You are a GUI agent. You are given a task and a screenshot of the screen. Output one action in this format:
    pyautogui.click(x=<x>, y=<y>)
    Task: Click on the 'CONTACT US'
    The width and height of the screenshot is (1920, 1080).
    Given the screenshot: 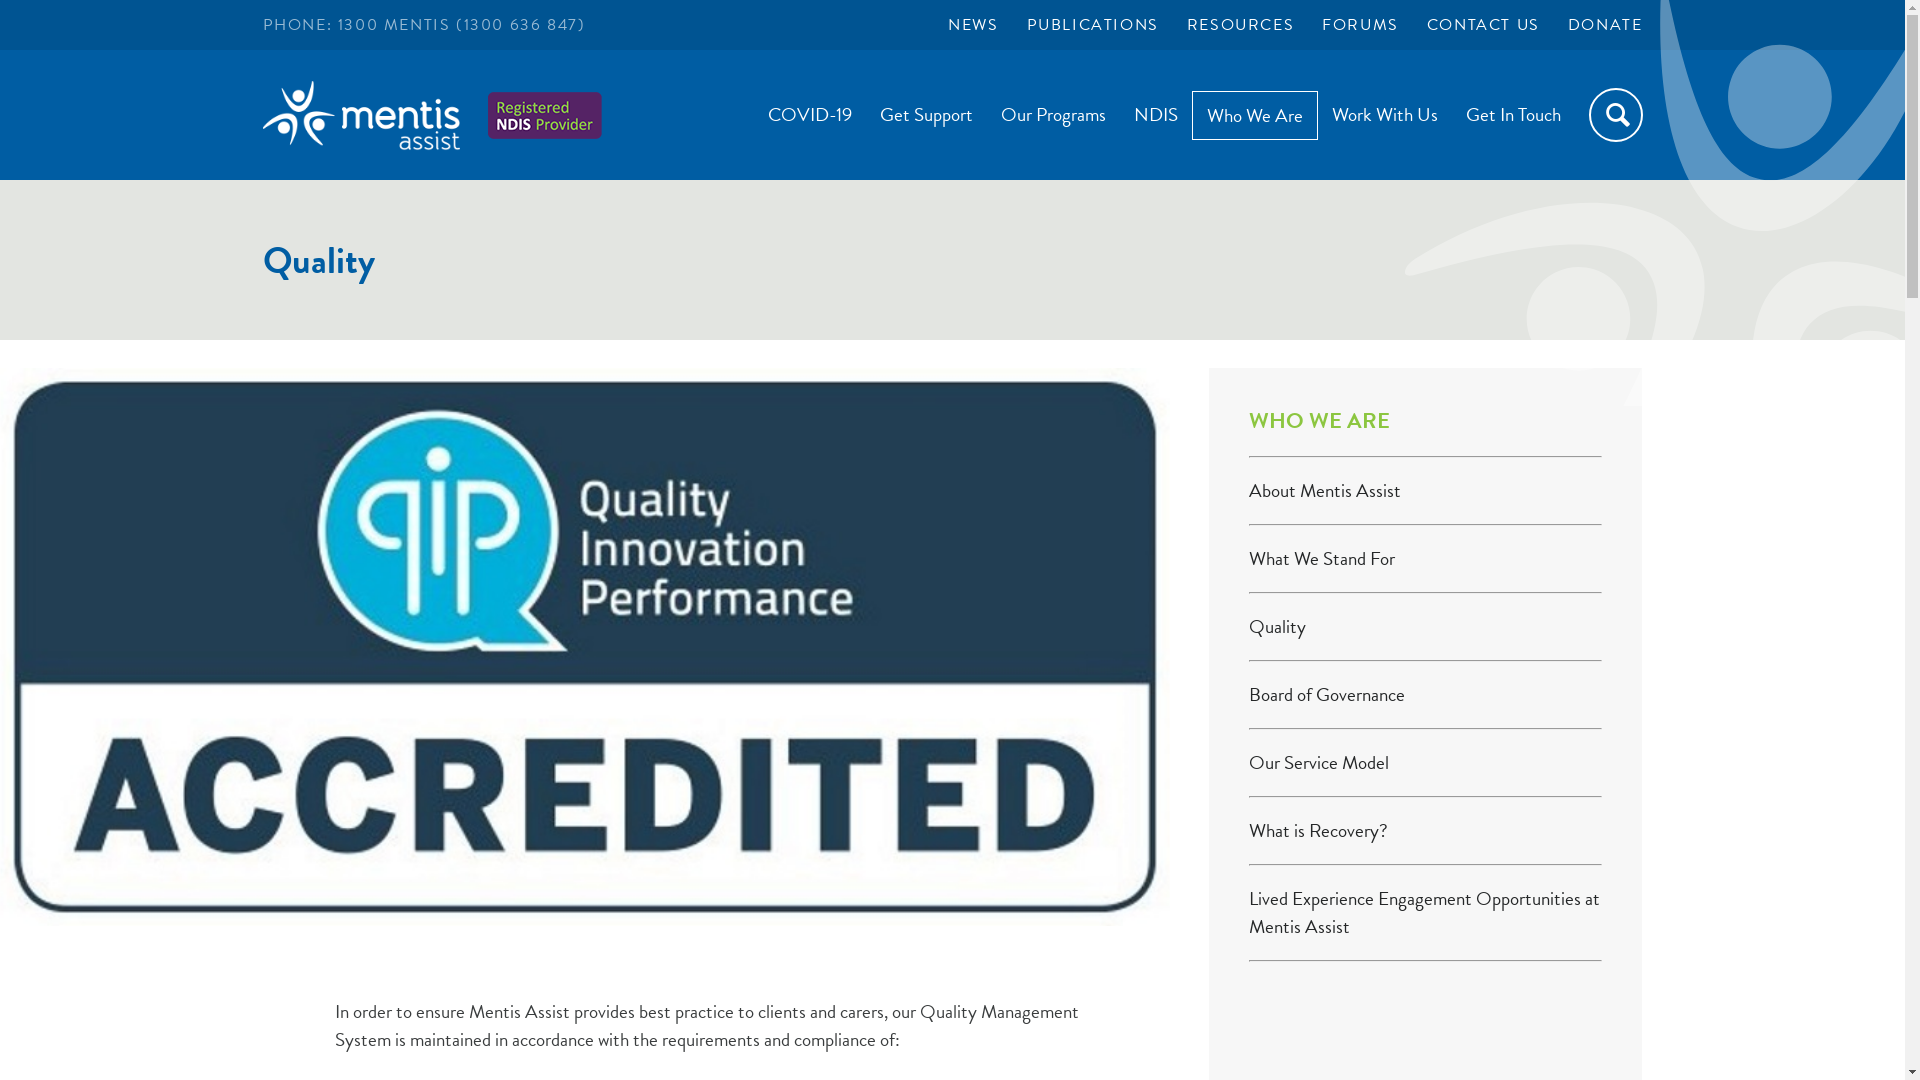 What is the action you would take?
    pyautogui.click(x=1483, y=24)
    